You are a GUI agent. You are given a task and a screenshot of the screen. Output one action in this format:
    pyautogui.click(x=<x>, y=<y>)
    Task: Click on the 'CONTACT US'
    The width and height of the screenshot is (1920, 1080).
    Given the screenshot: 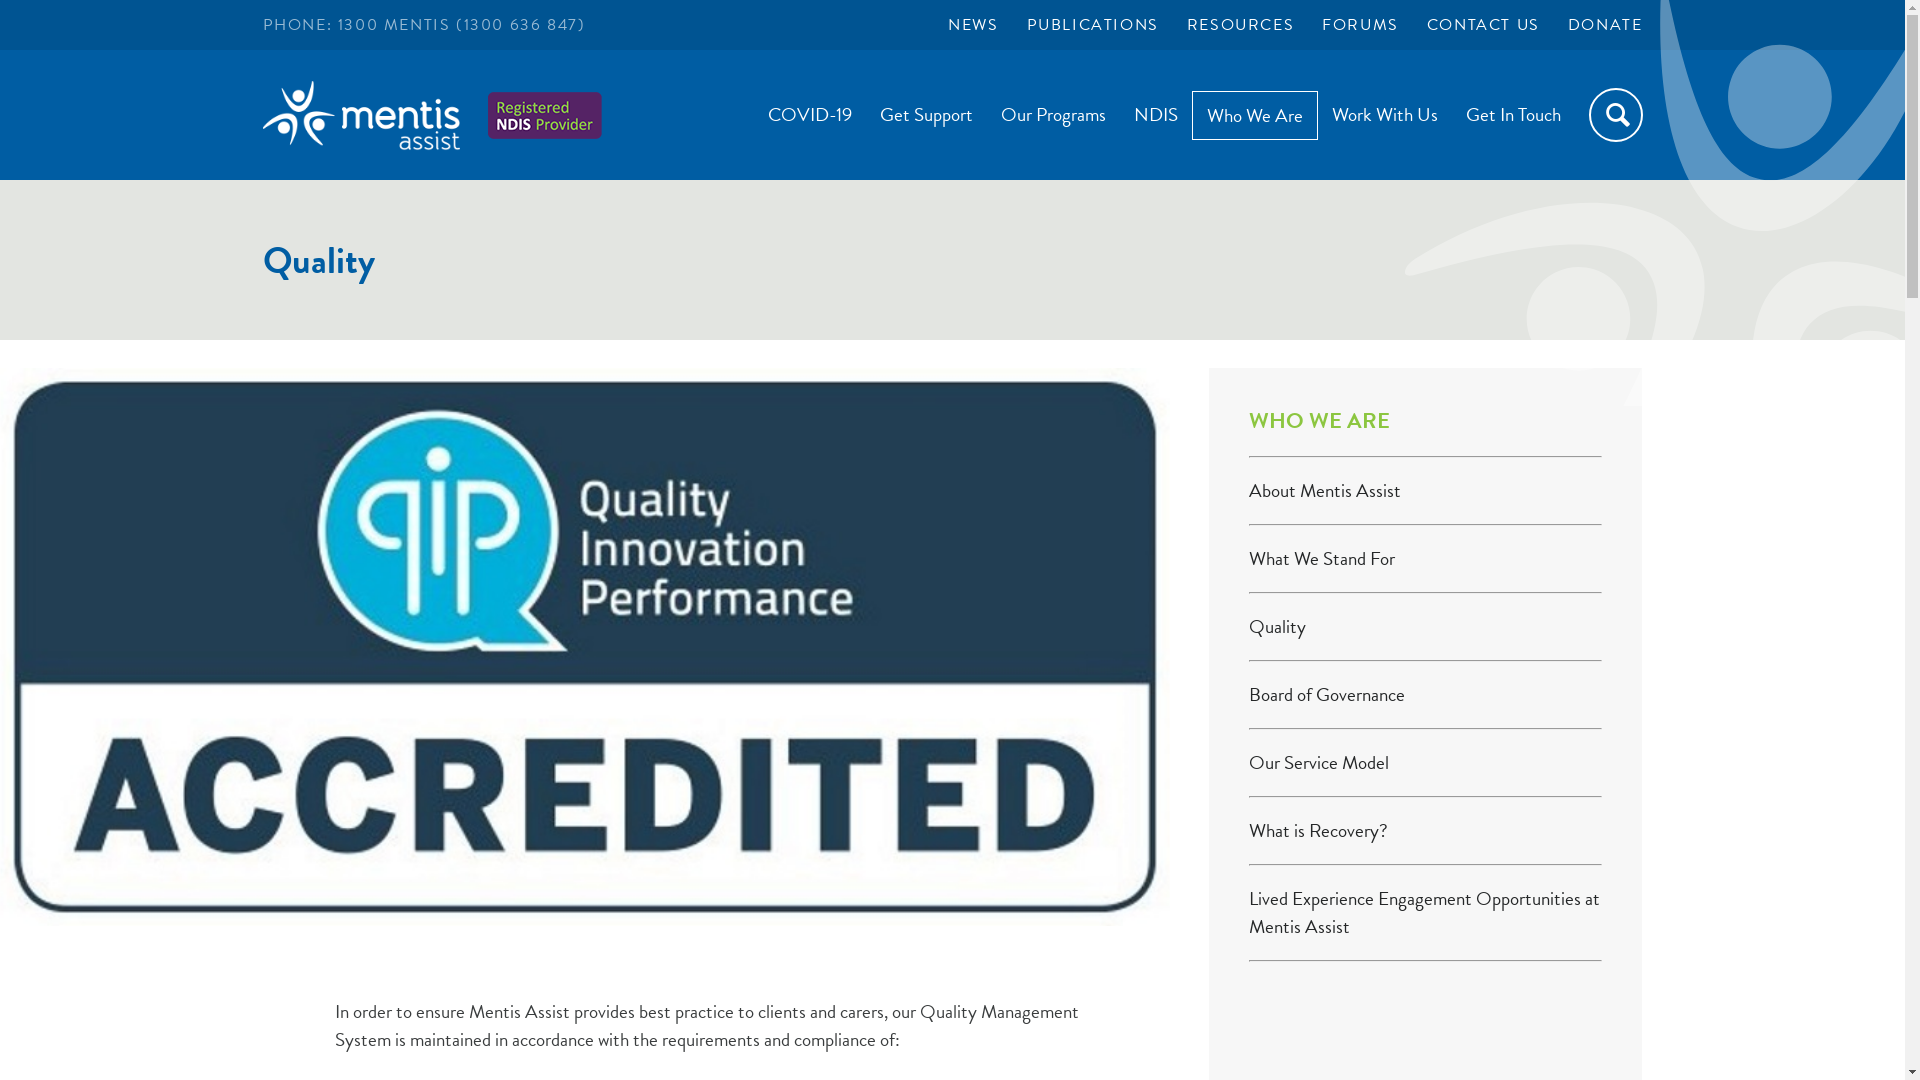 What is the action you would take?
    pyautogui.click(x=1483, y=24)
    